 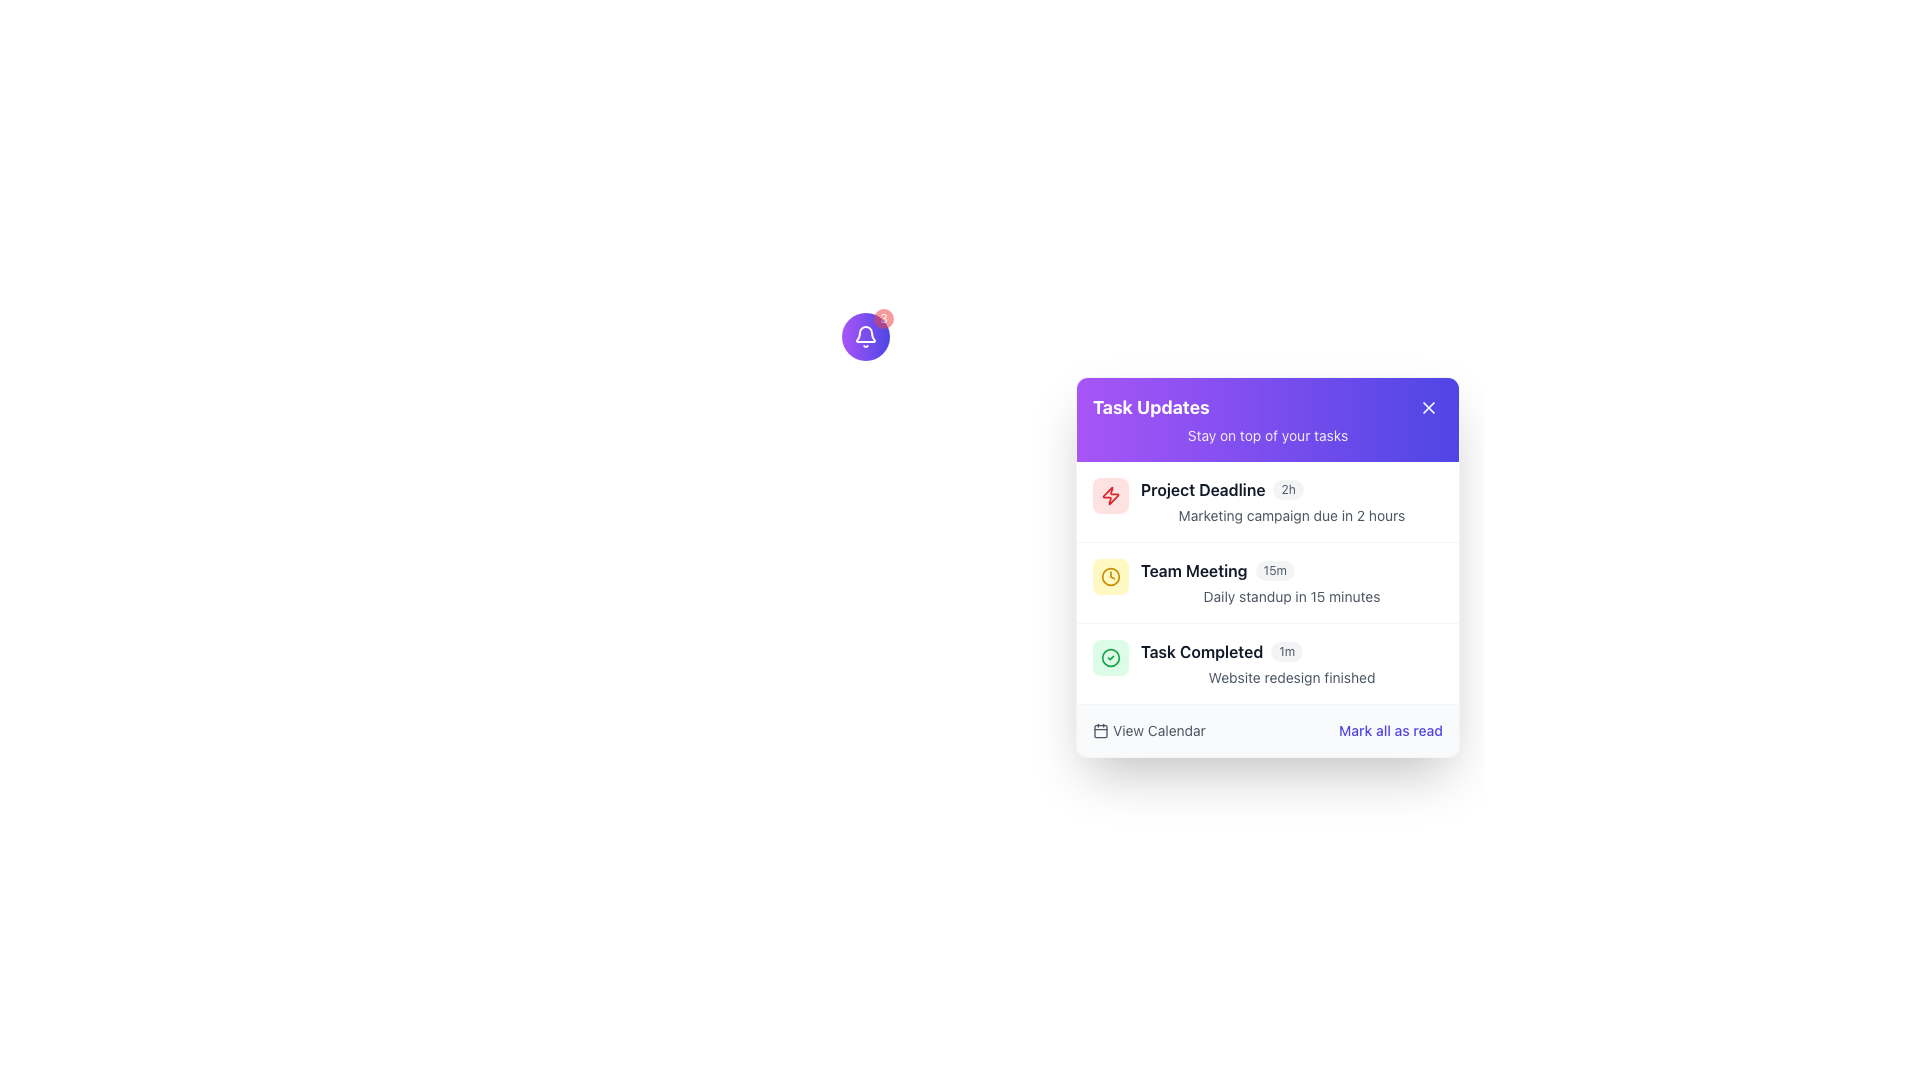 I want to click on text of the List item titled 'Project Deadline' with badge '2h' and description 'Marketing campaign due in 2 hours', so click(x=1291, y=500).